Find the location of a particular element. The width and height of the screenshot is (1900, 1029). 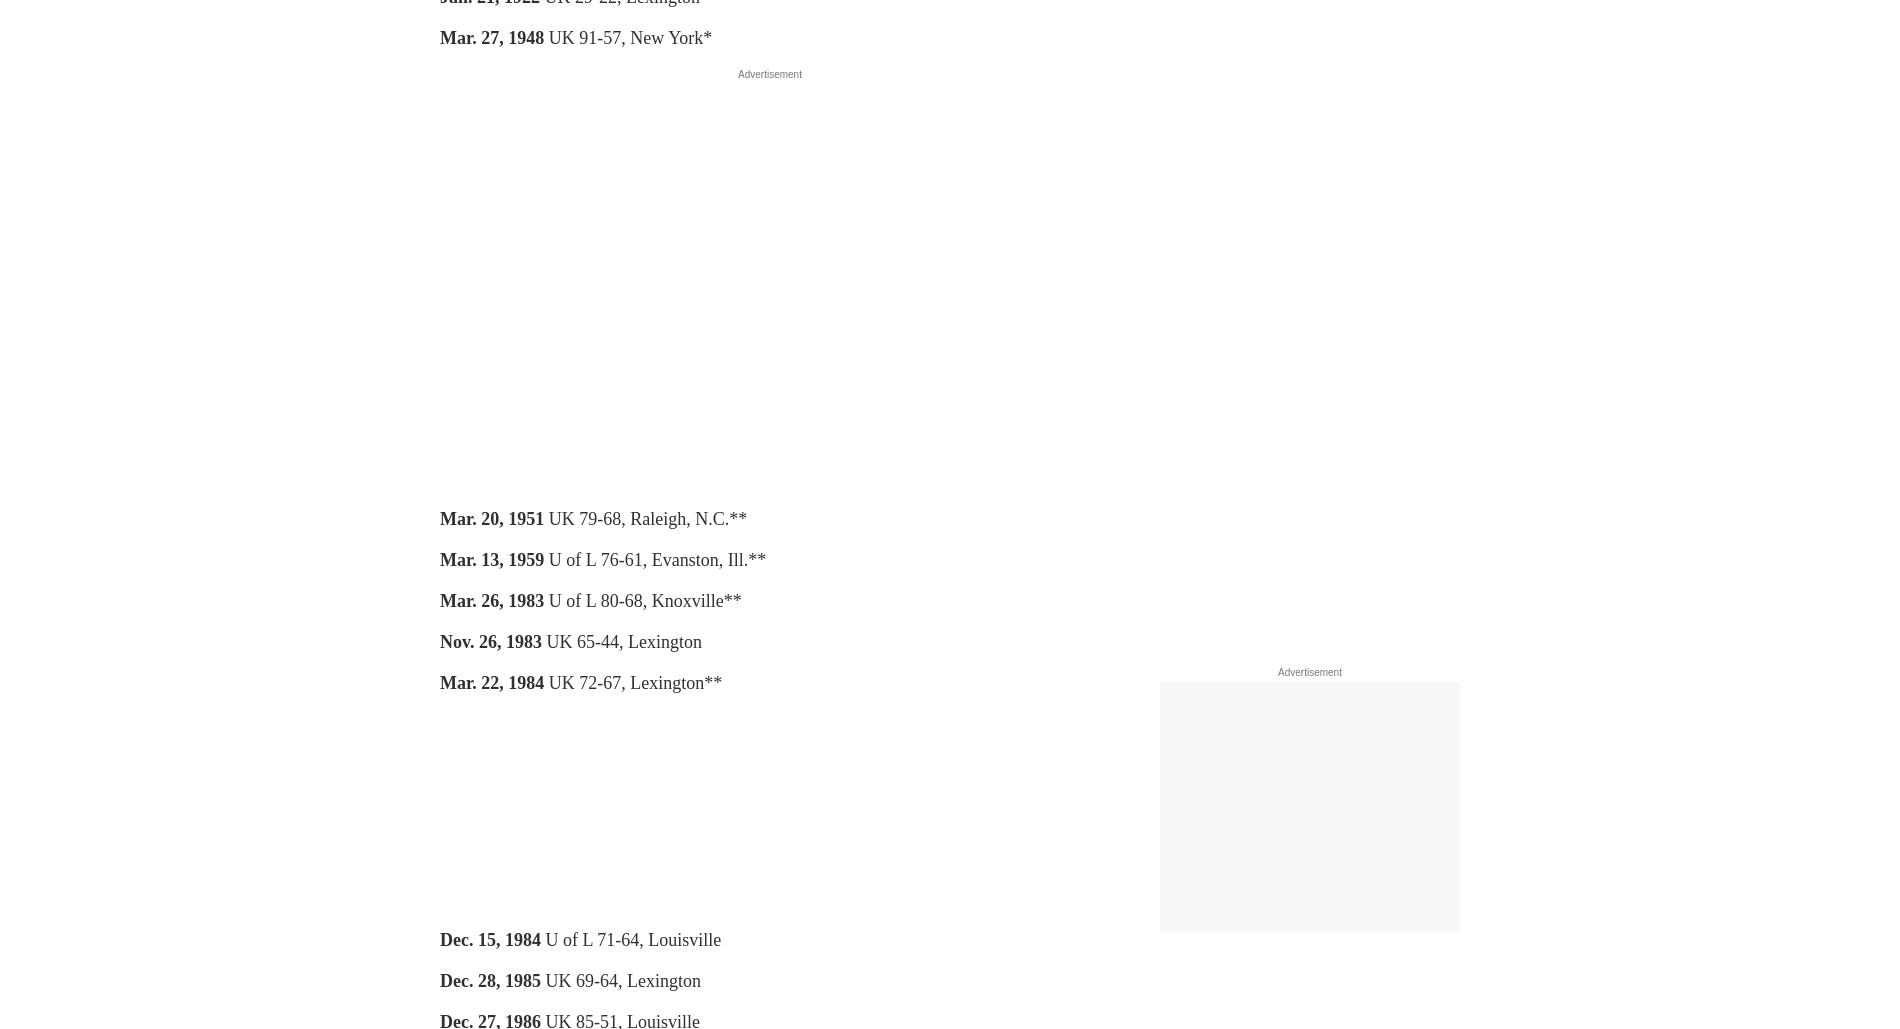

'Mar. 13, 1959' is located at coordinates (491, 558).